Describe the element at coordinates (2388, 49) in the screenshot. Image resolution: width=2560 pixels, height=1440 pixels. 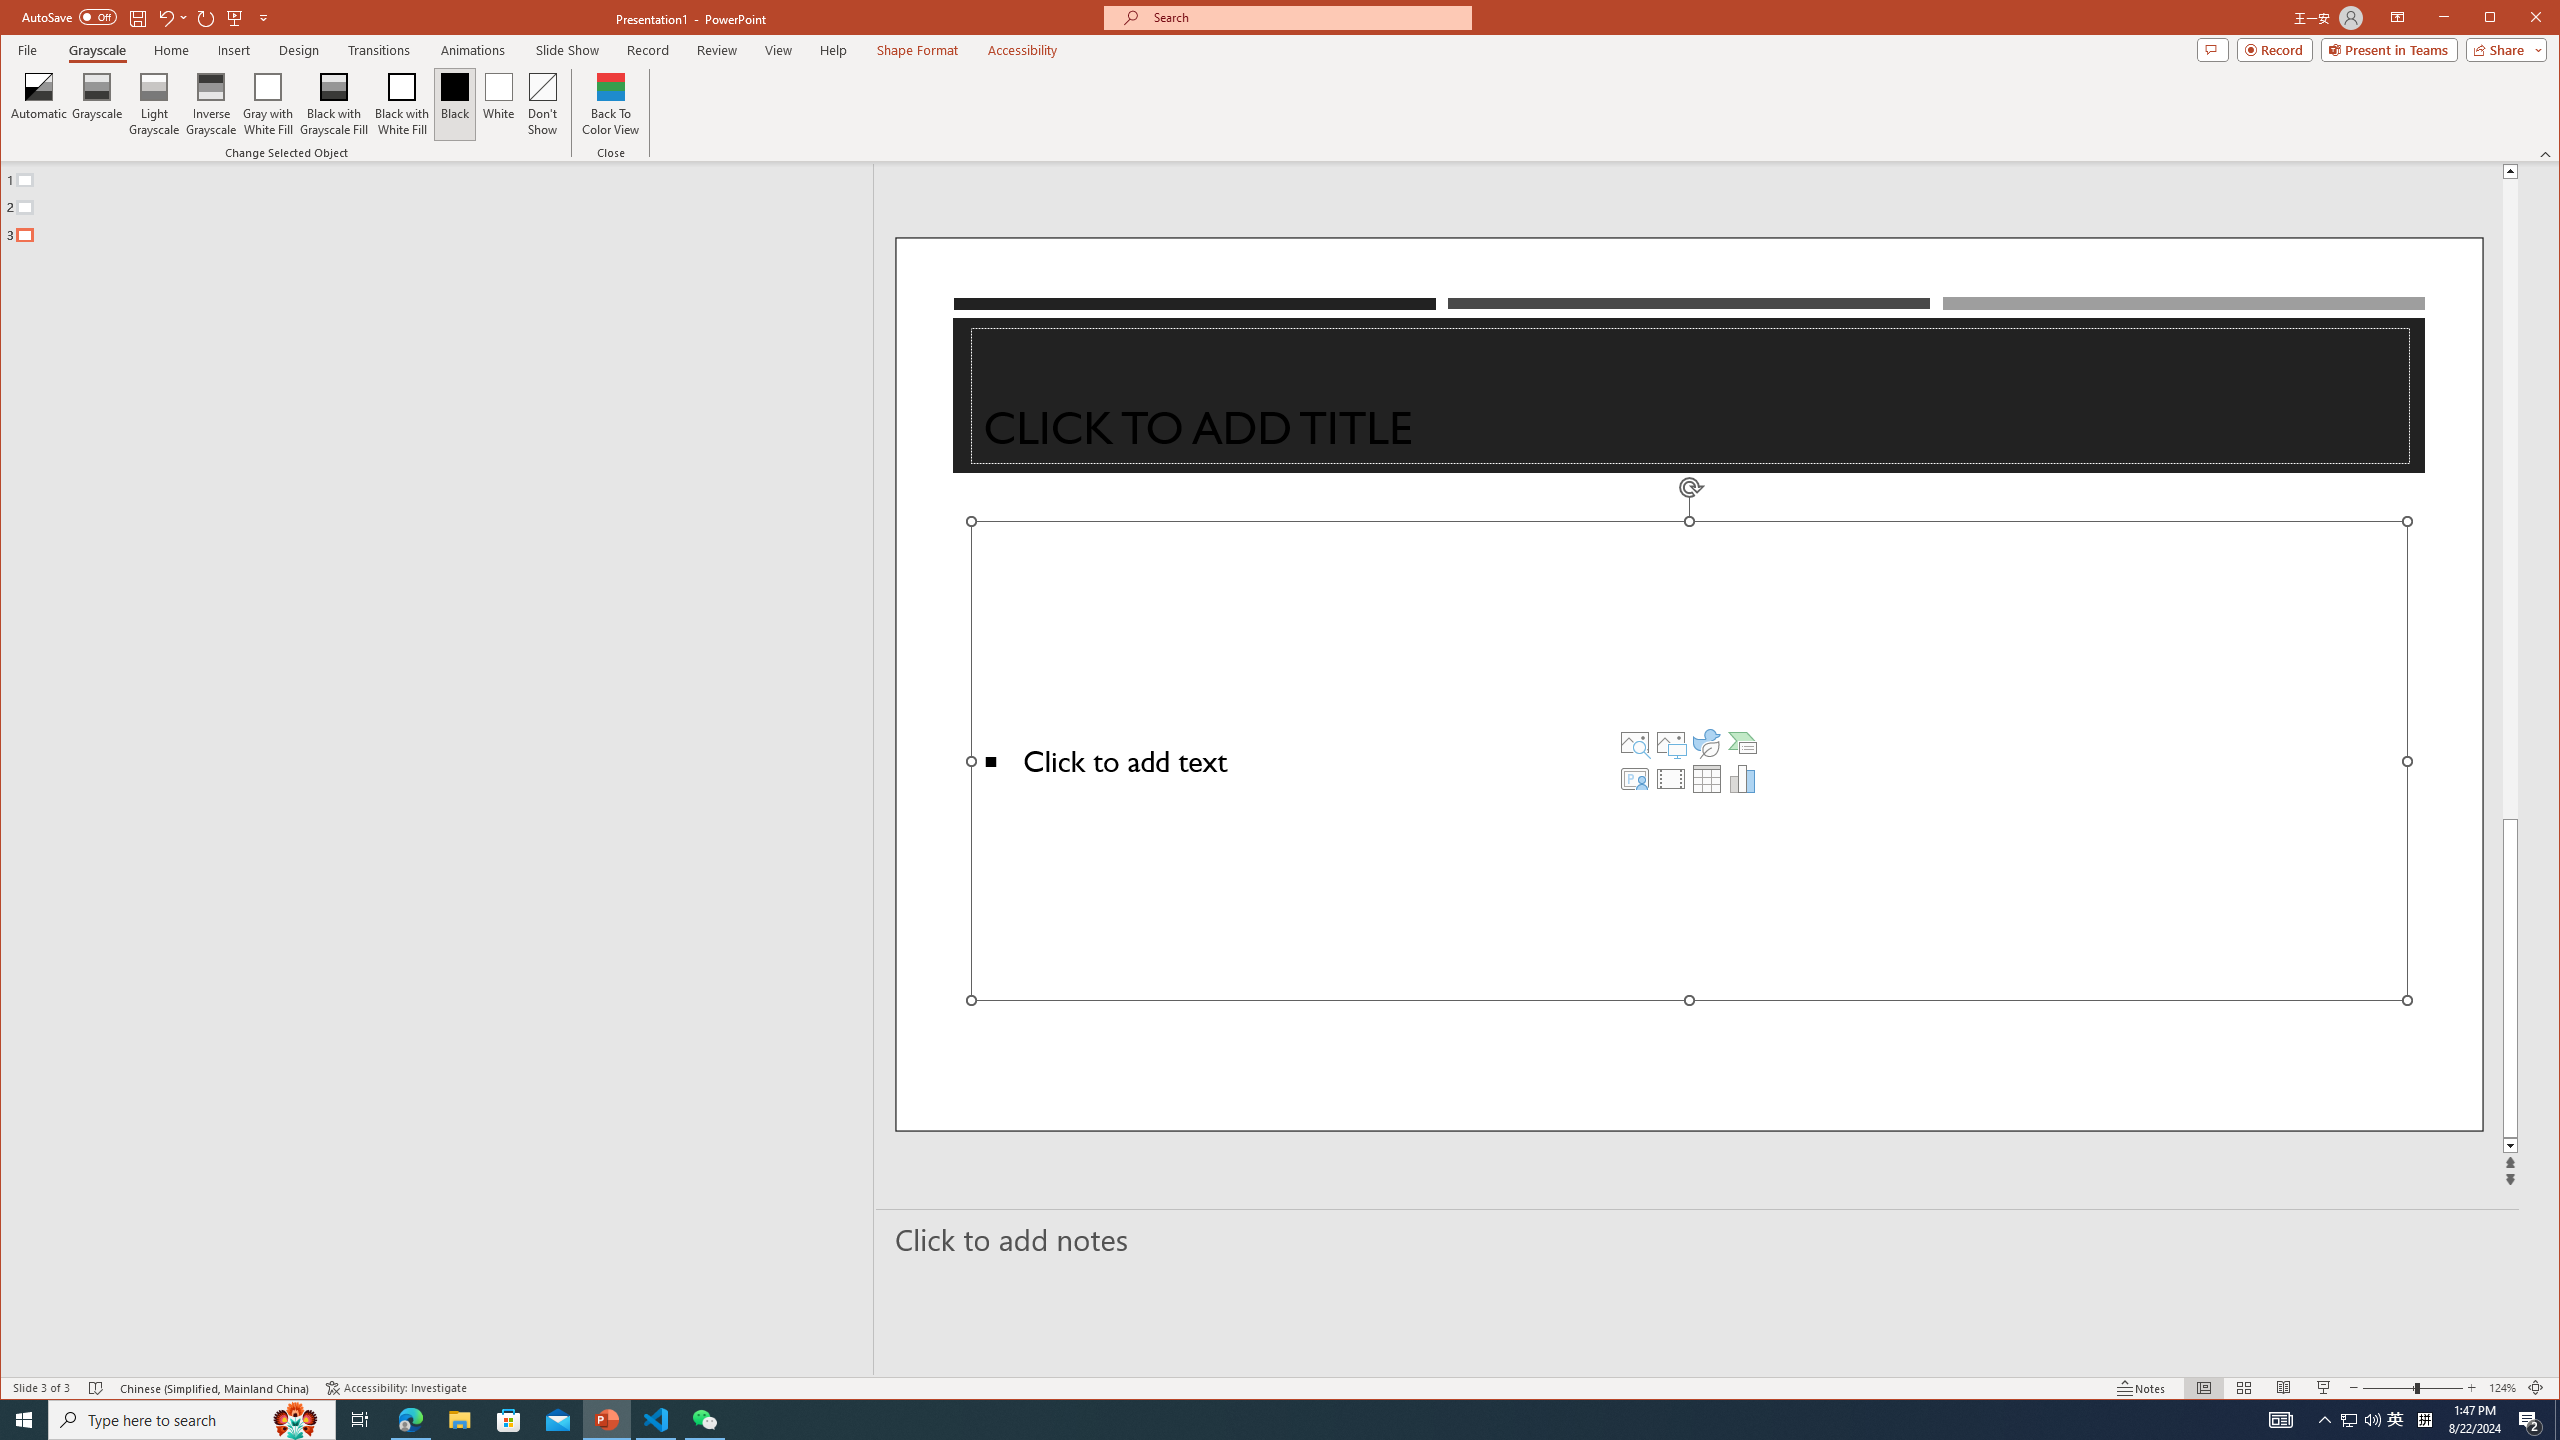
I see `'Present in Teams'` at that location.